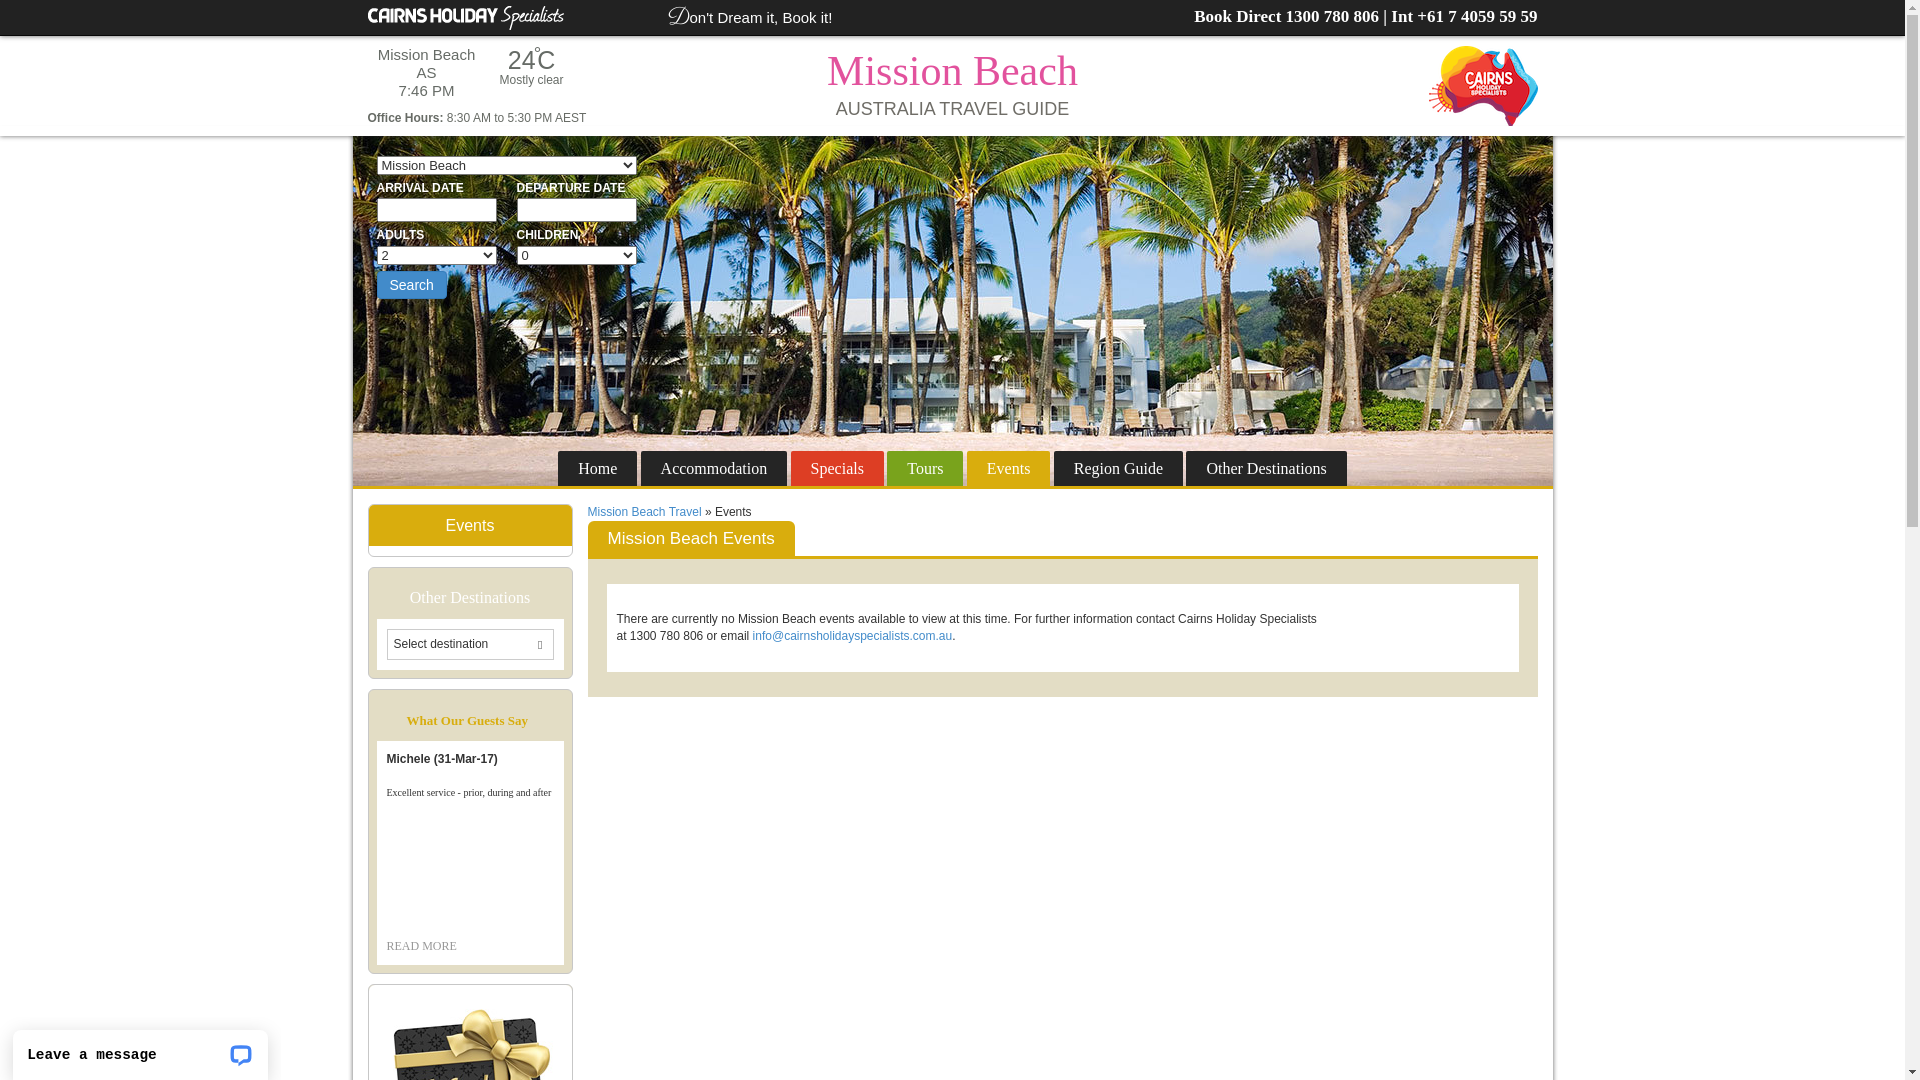 This screenshot has height=1080, width=1920. What do you see at coordinates (1477, 16) in the screenshot?
I see `'+61 7 4059 59 59'` at bounding box center [1477, 16].